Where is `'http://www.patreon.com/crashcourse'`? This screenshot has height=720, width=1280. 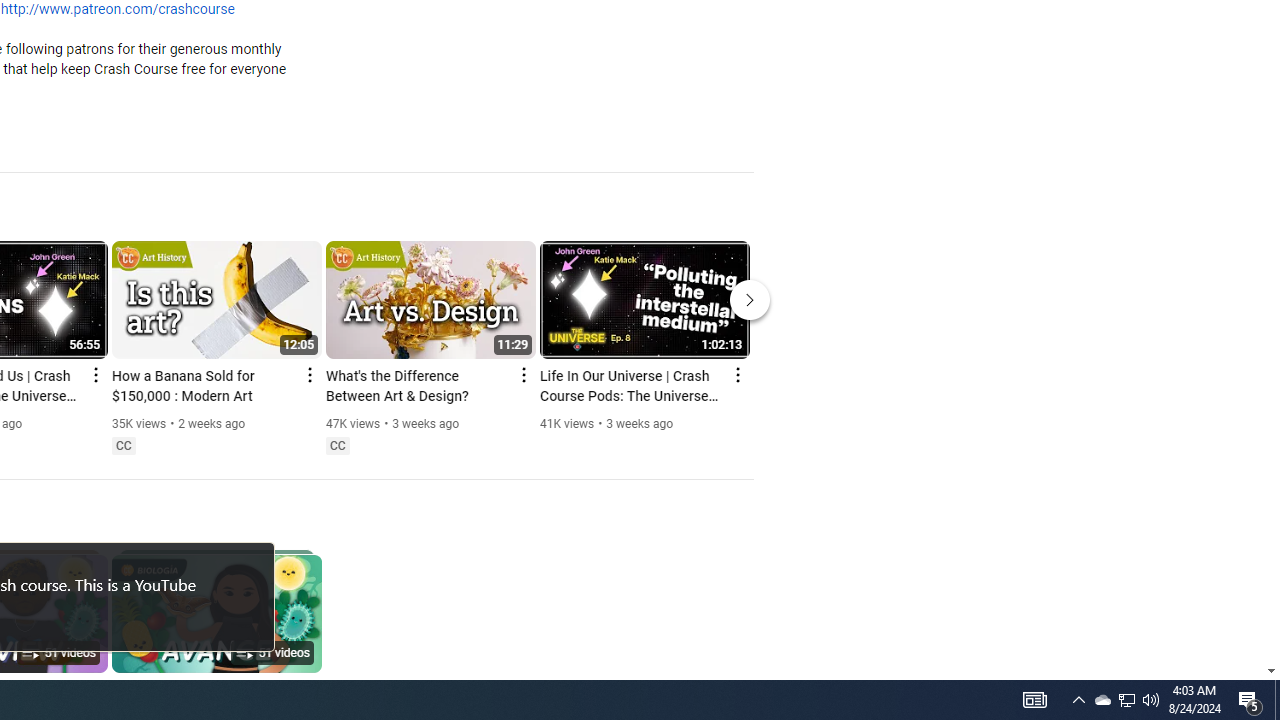 'http://www.patreon.com/crashcourse' is located at coordinates (116, 10).